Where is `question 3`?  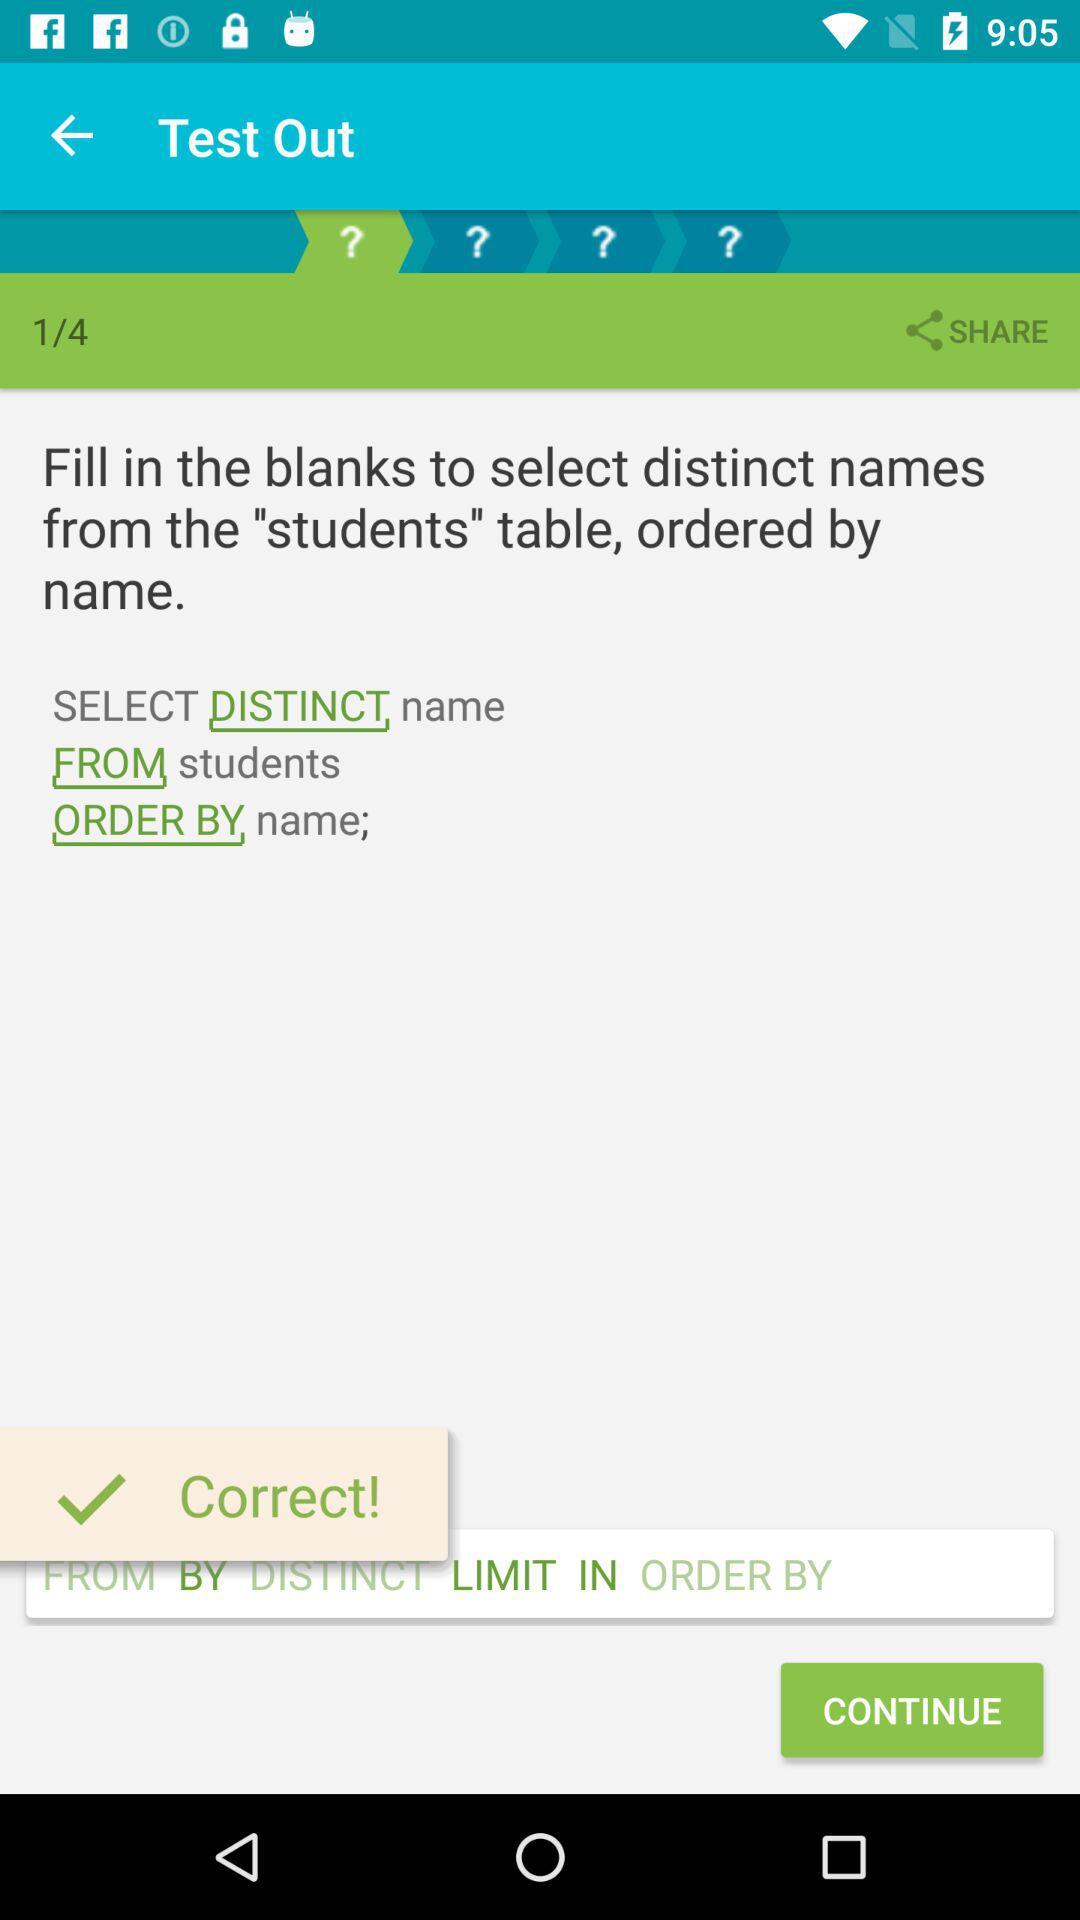 question 3 is located at coordinates (601, 240).